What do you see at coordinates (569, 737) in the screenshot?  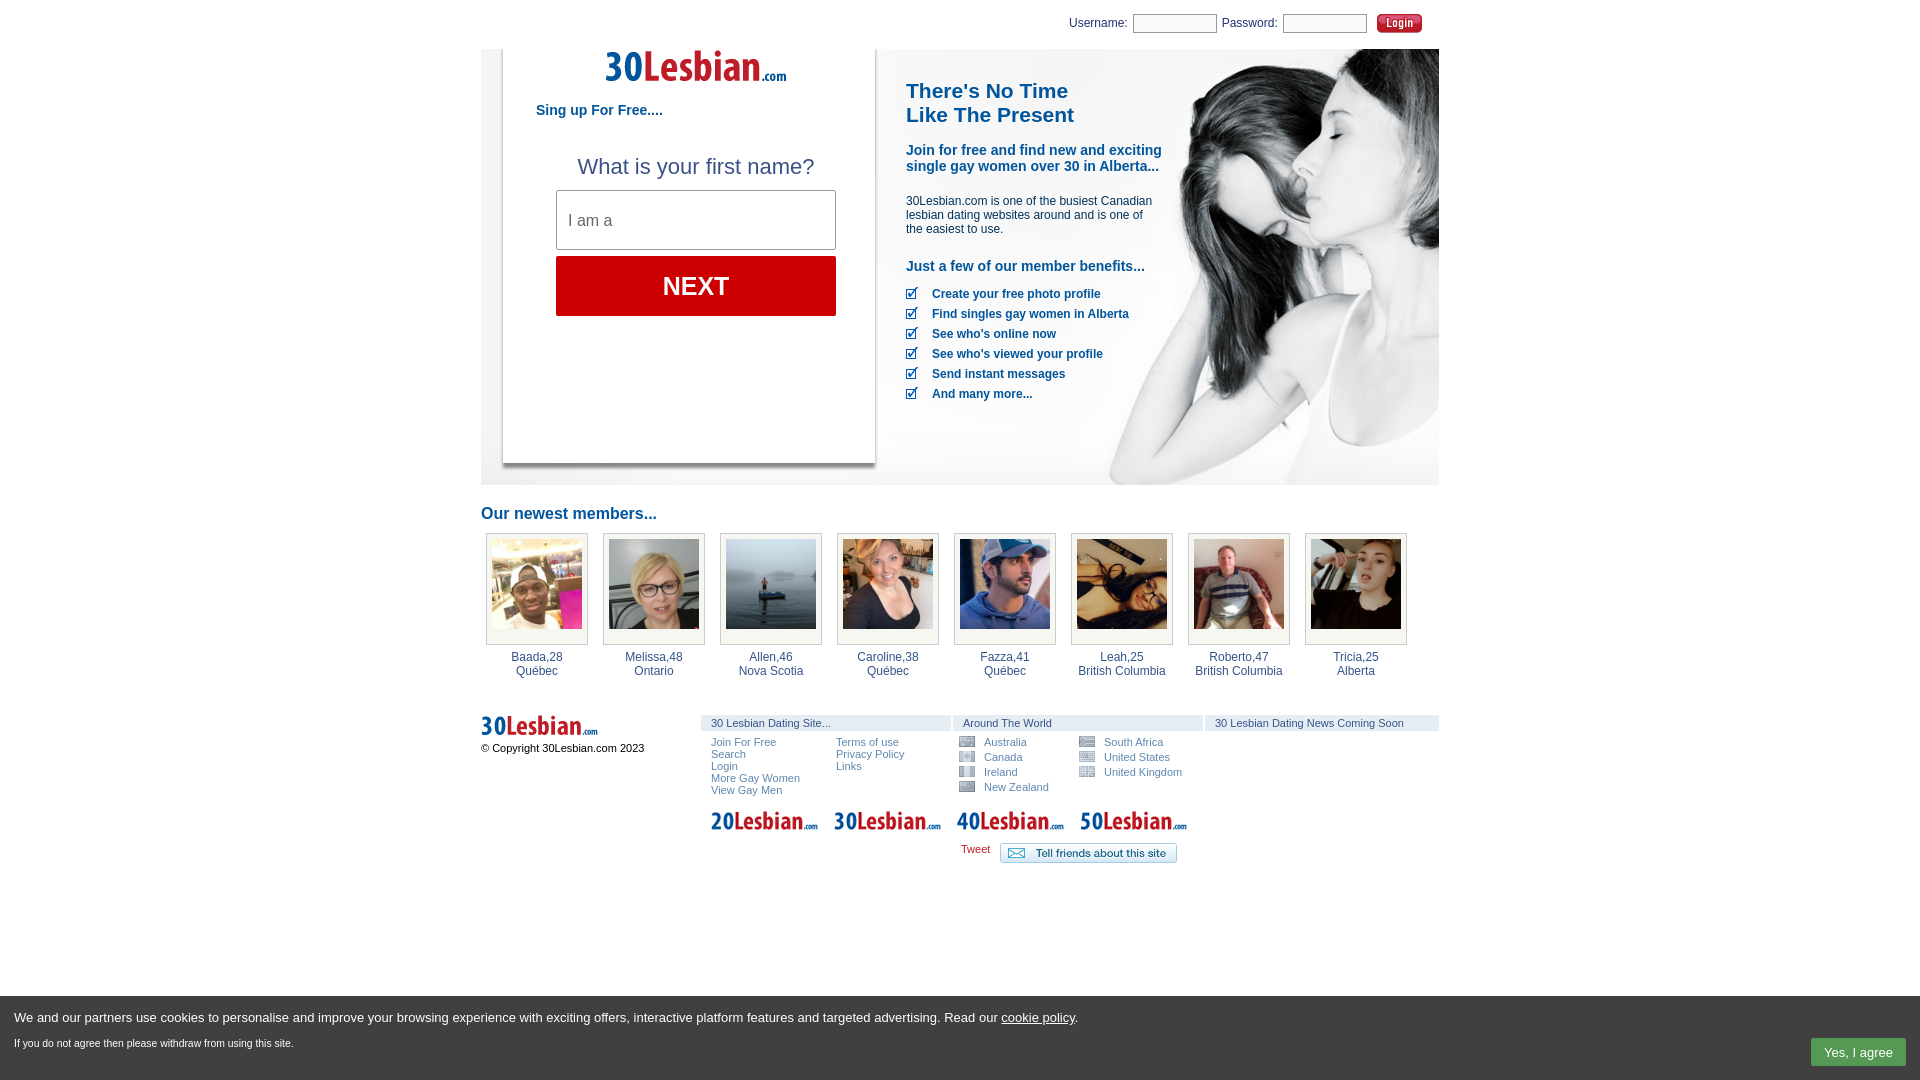 I see `'30 Lesbian Dating Canada'` at bounding box center [569, 737].